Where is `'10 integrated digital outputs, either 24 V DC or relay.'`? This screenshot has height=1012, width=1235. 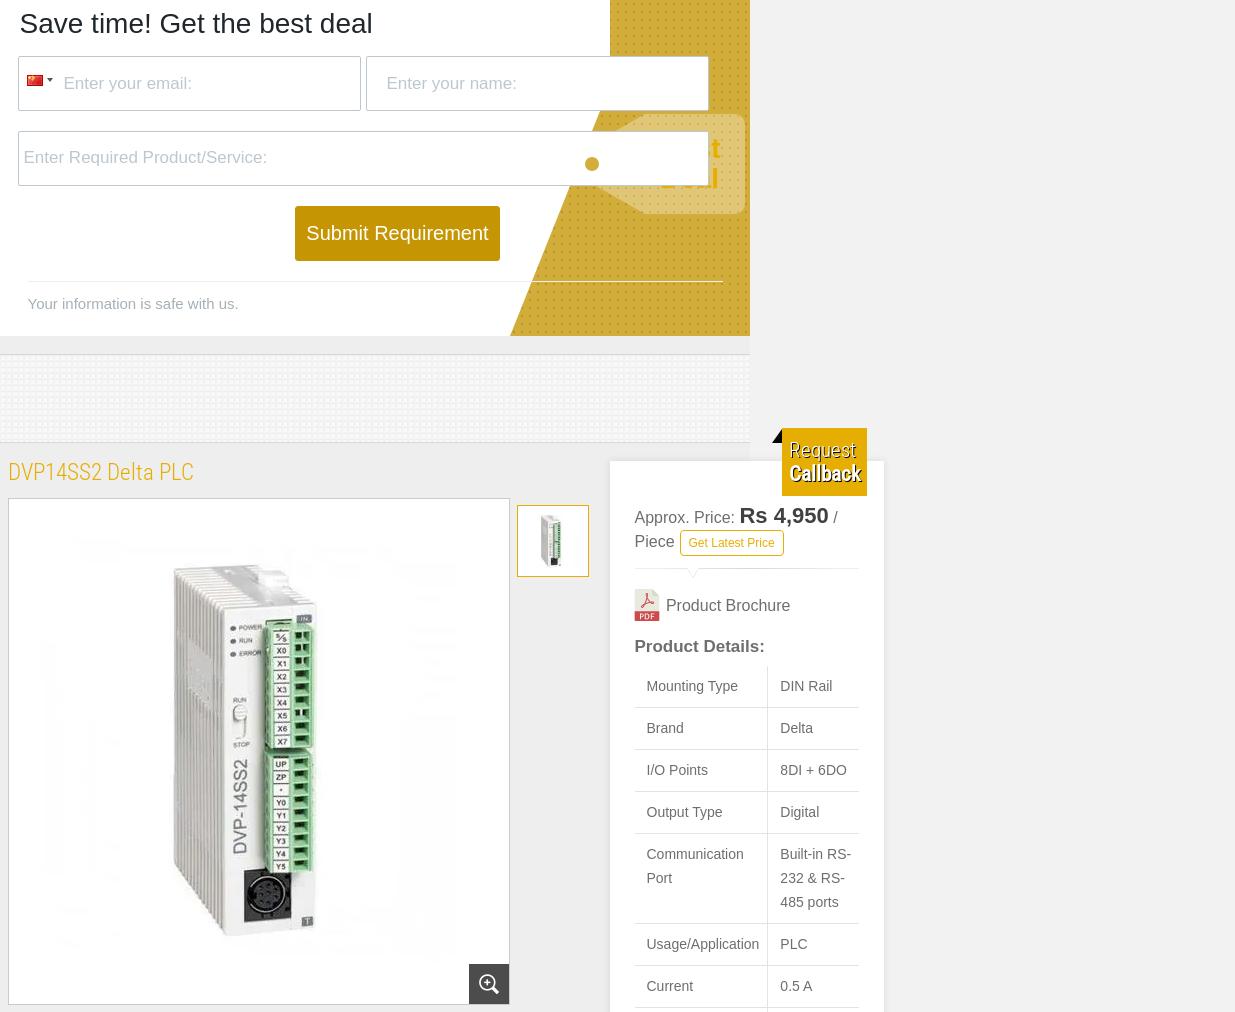
'10 integrated digital outputs, either 24 V DC or relay.' is located at coordinates (753, 254).